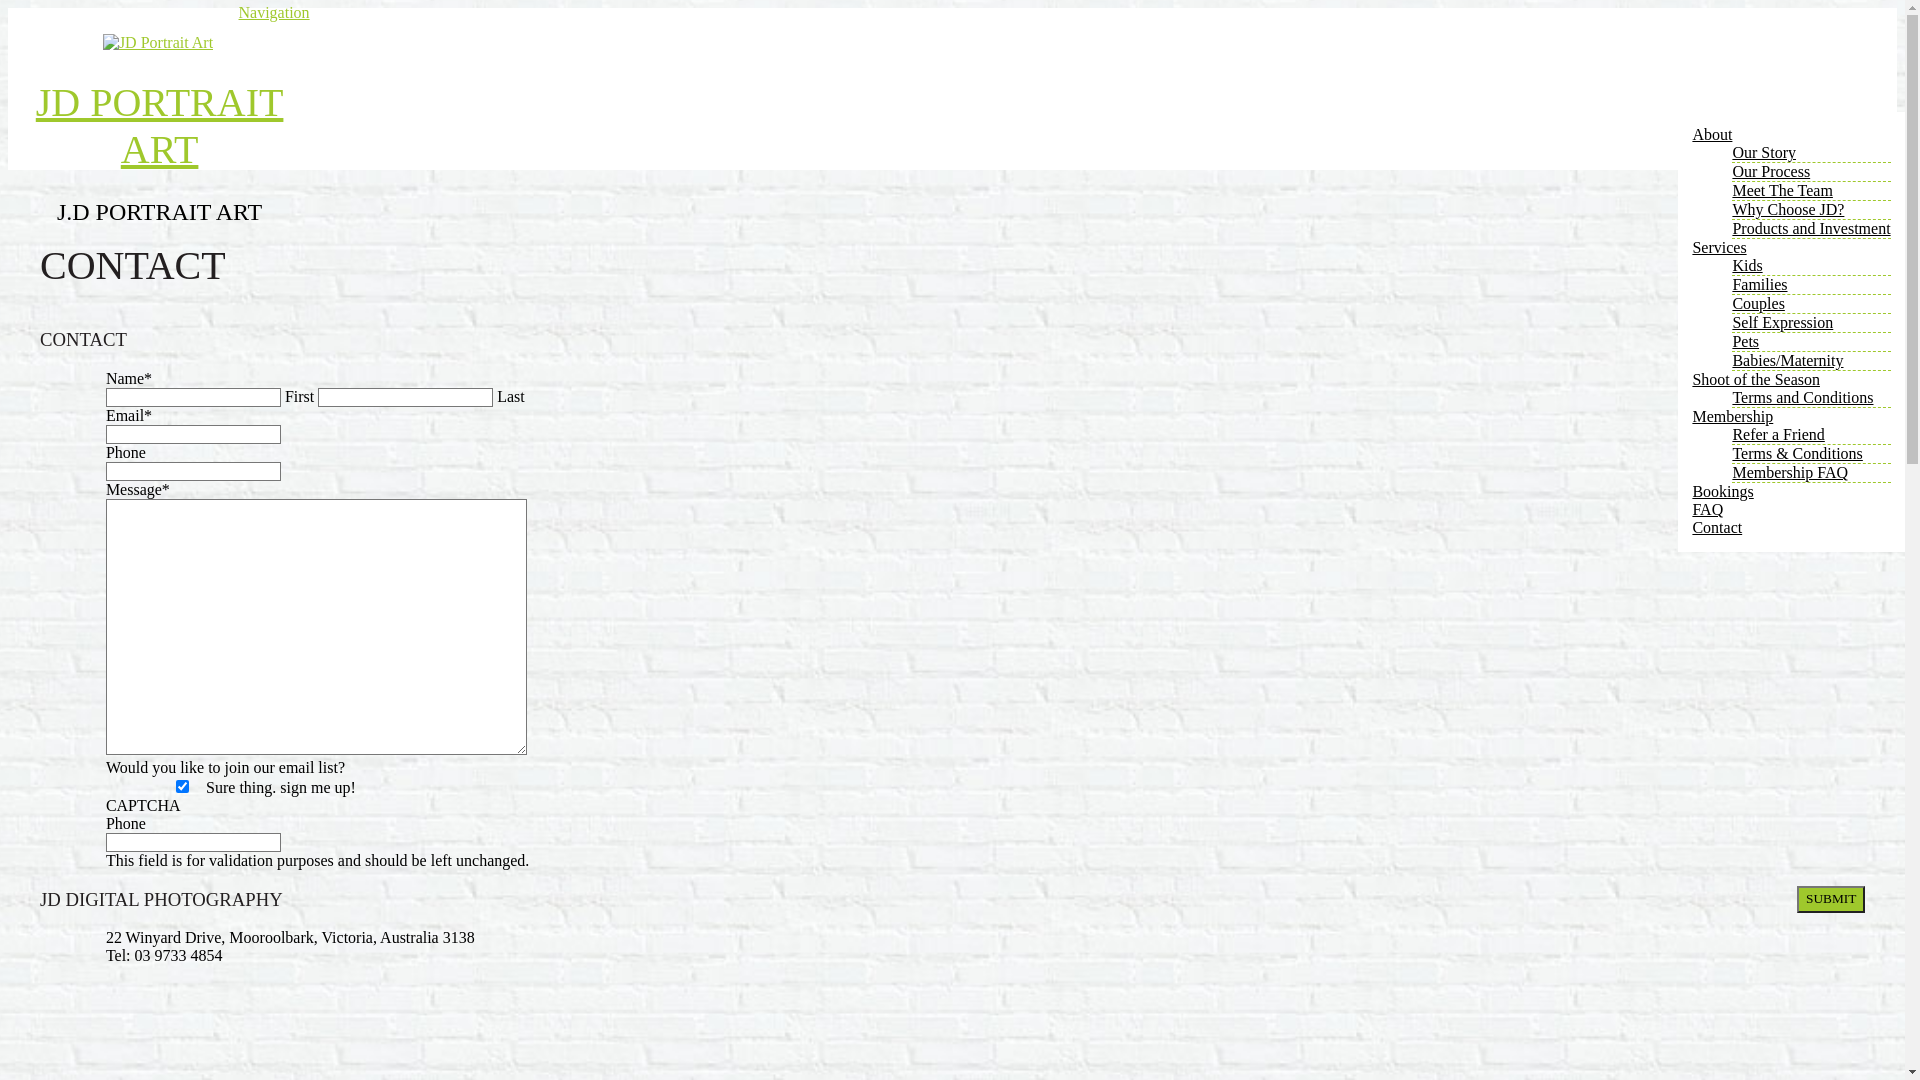  What do you see at coordinates (1744, 340) in the screenshot?
I see `'Pets'` at bounding box center [1744, 340].